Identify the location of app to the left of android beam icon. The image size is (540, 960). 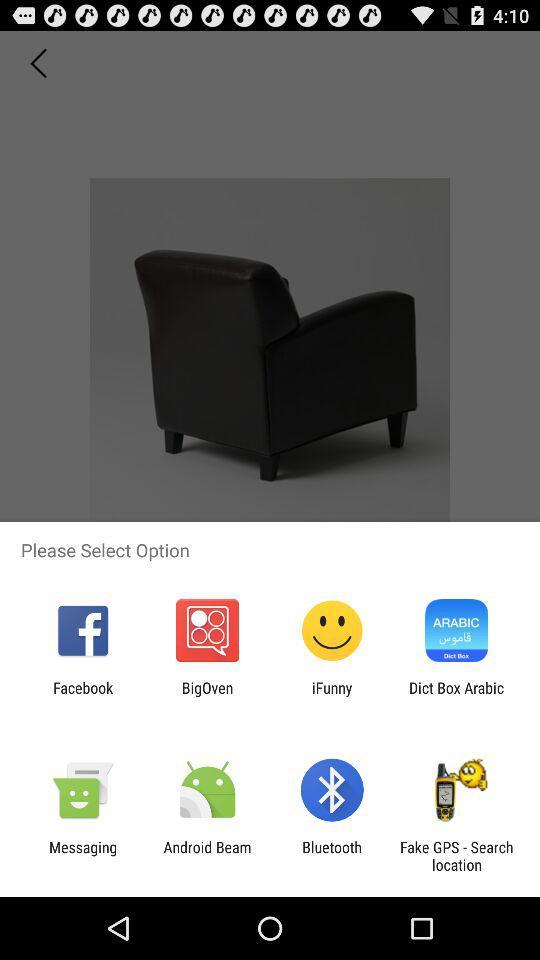
(82, 855).